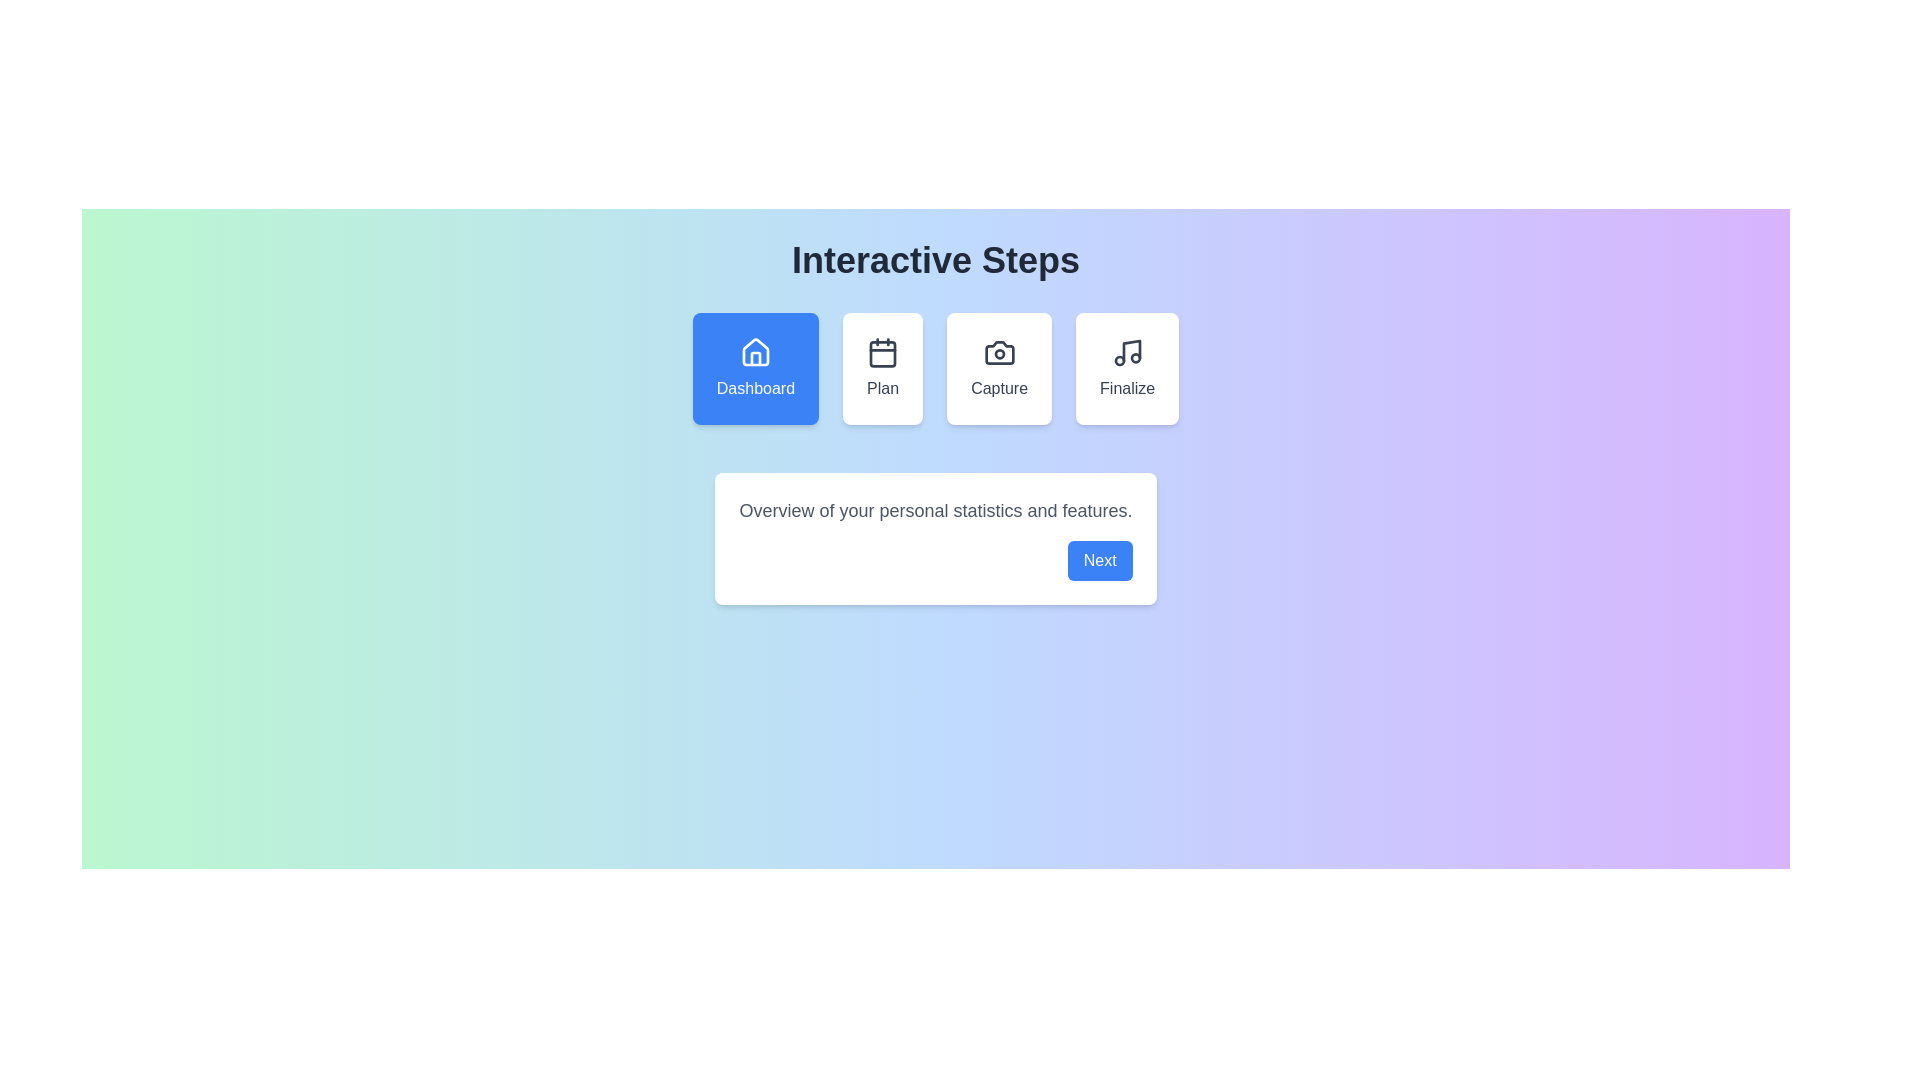 Image resolution: width=1920 pixels, height=1080 pixels. What do you see at coordinates (882, 369) in the screenshot?
I see `the step Plan by clicking on its icon` at bounding box center [882, 369].